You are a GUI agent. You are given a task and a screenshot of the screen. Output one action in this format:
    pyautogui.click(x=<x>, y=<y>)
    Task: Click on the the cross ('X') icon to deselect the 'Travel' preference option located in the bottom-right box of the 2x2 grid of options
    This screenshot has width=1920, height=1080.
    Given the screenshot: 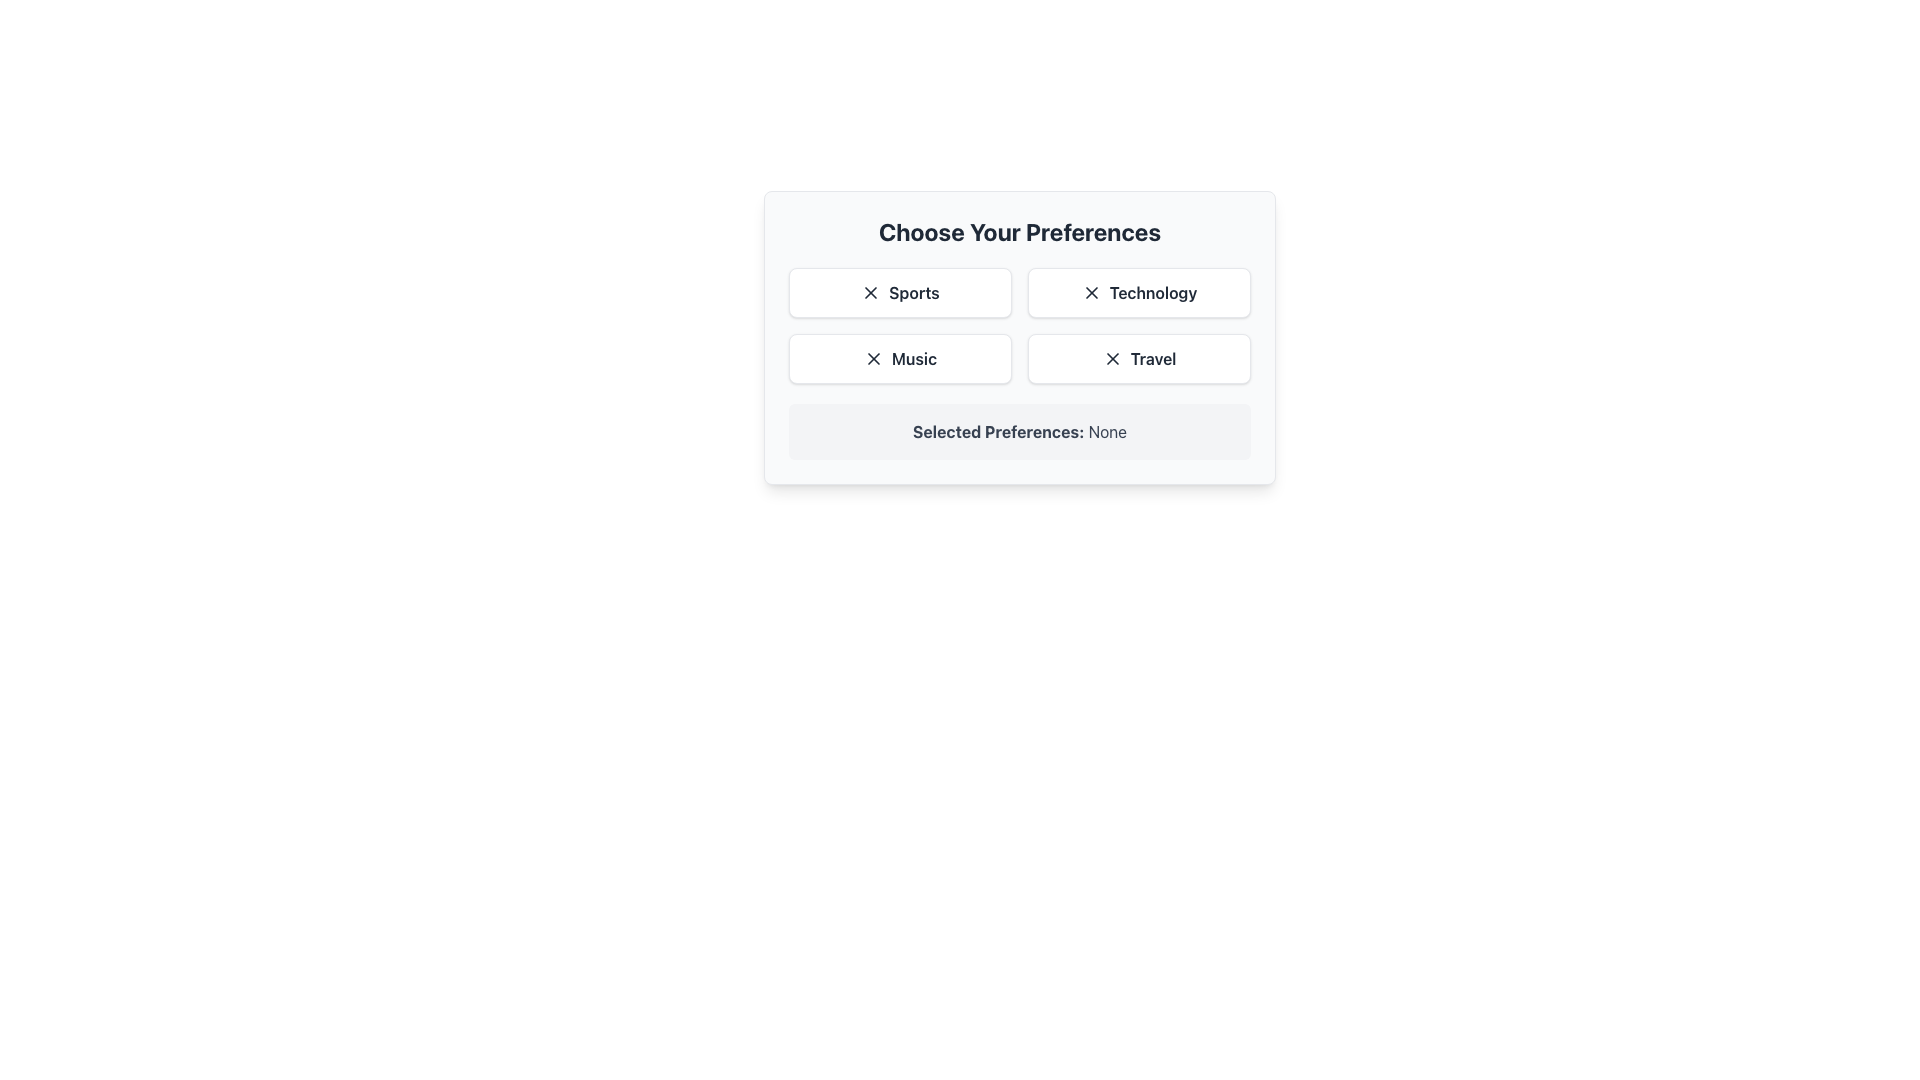 What is the action you would take?
    pyautogui.click(x=1111, y=357)
    